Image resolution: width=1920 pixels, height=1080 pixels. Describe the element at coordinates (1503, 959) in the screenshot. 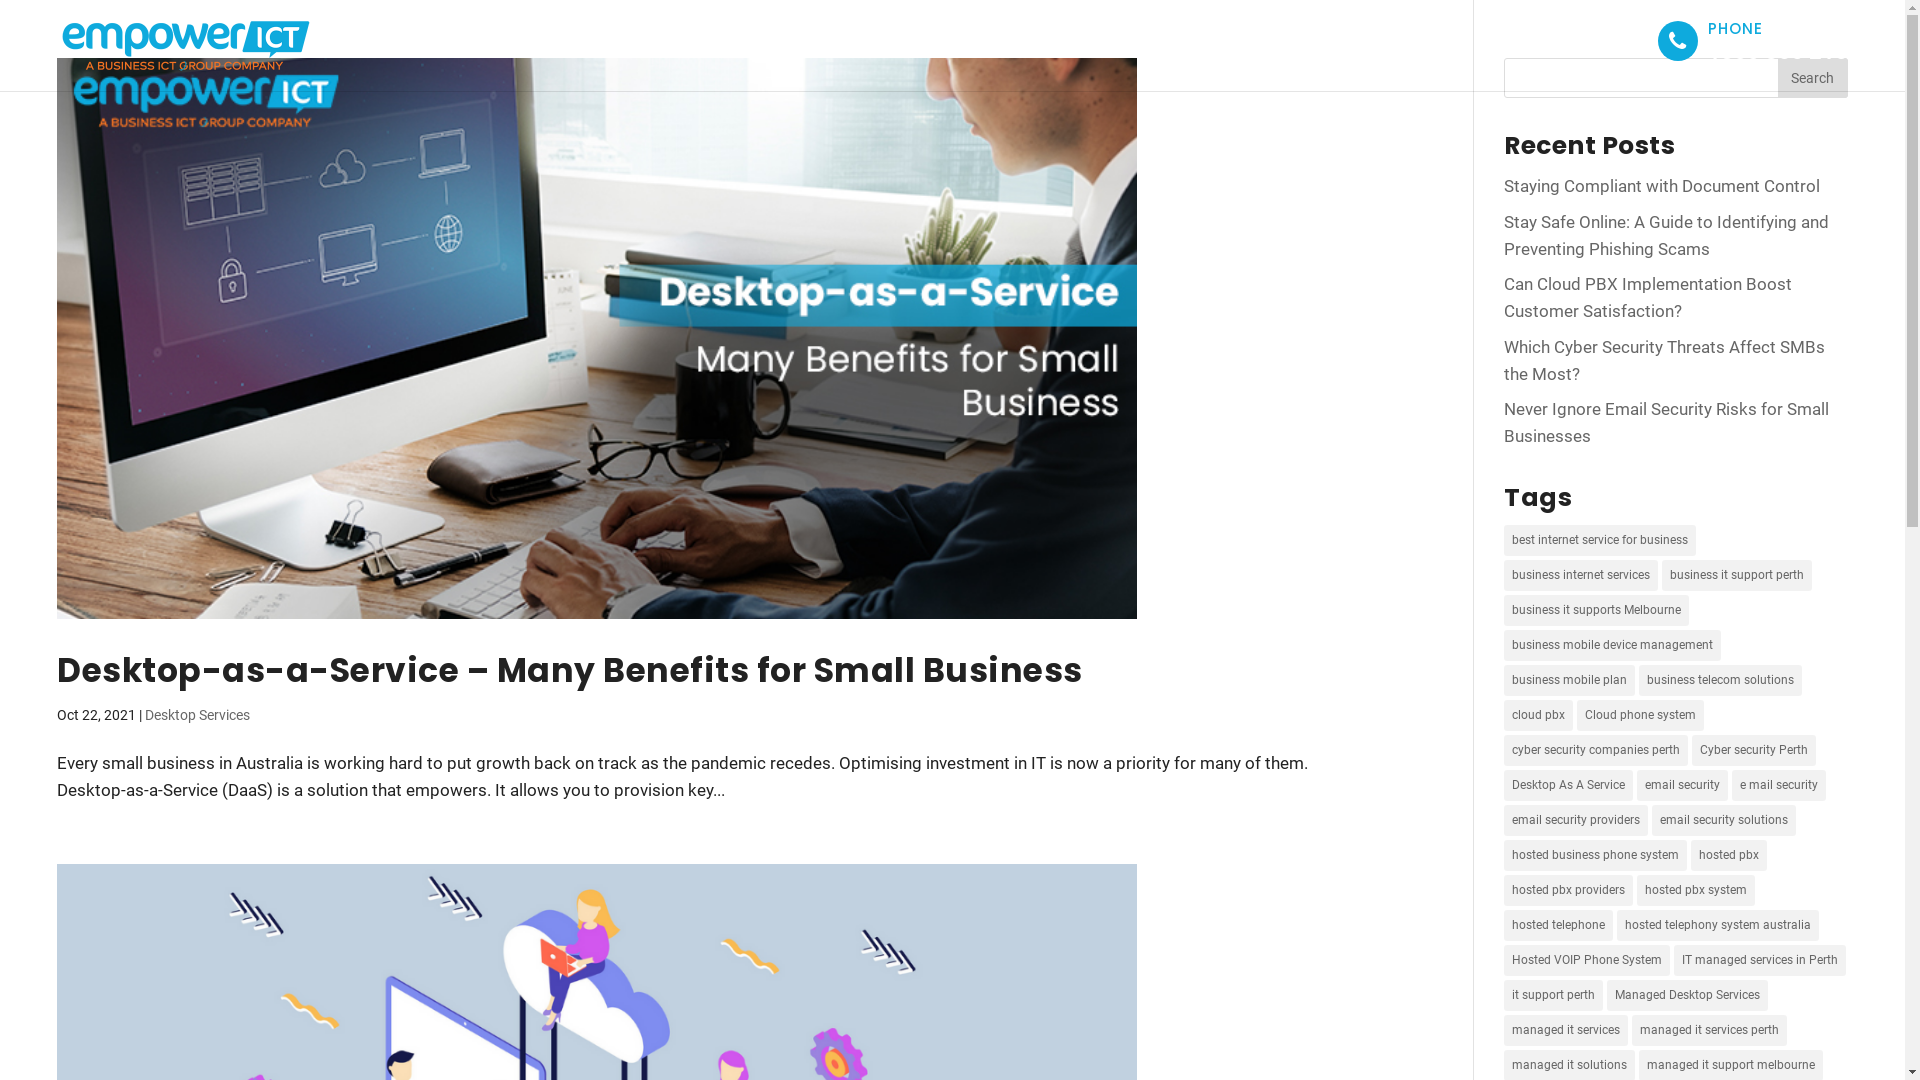

I see `'Hosted VOIP Phone System'` at that location.